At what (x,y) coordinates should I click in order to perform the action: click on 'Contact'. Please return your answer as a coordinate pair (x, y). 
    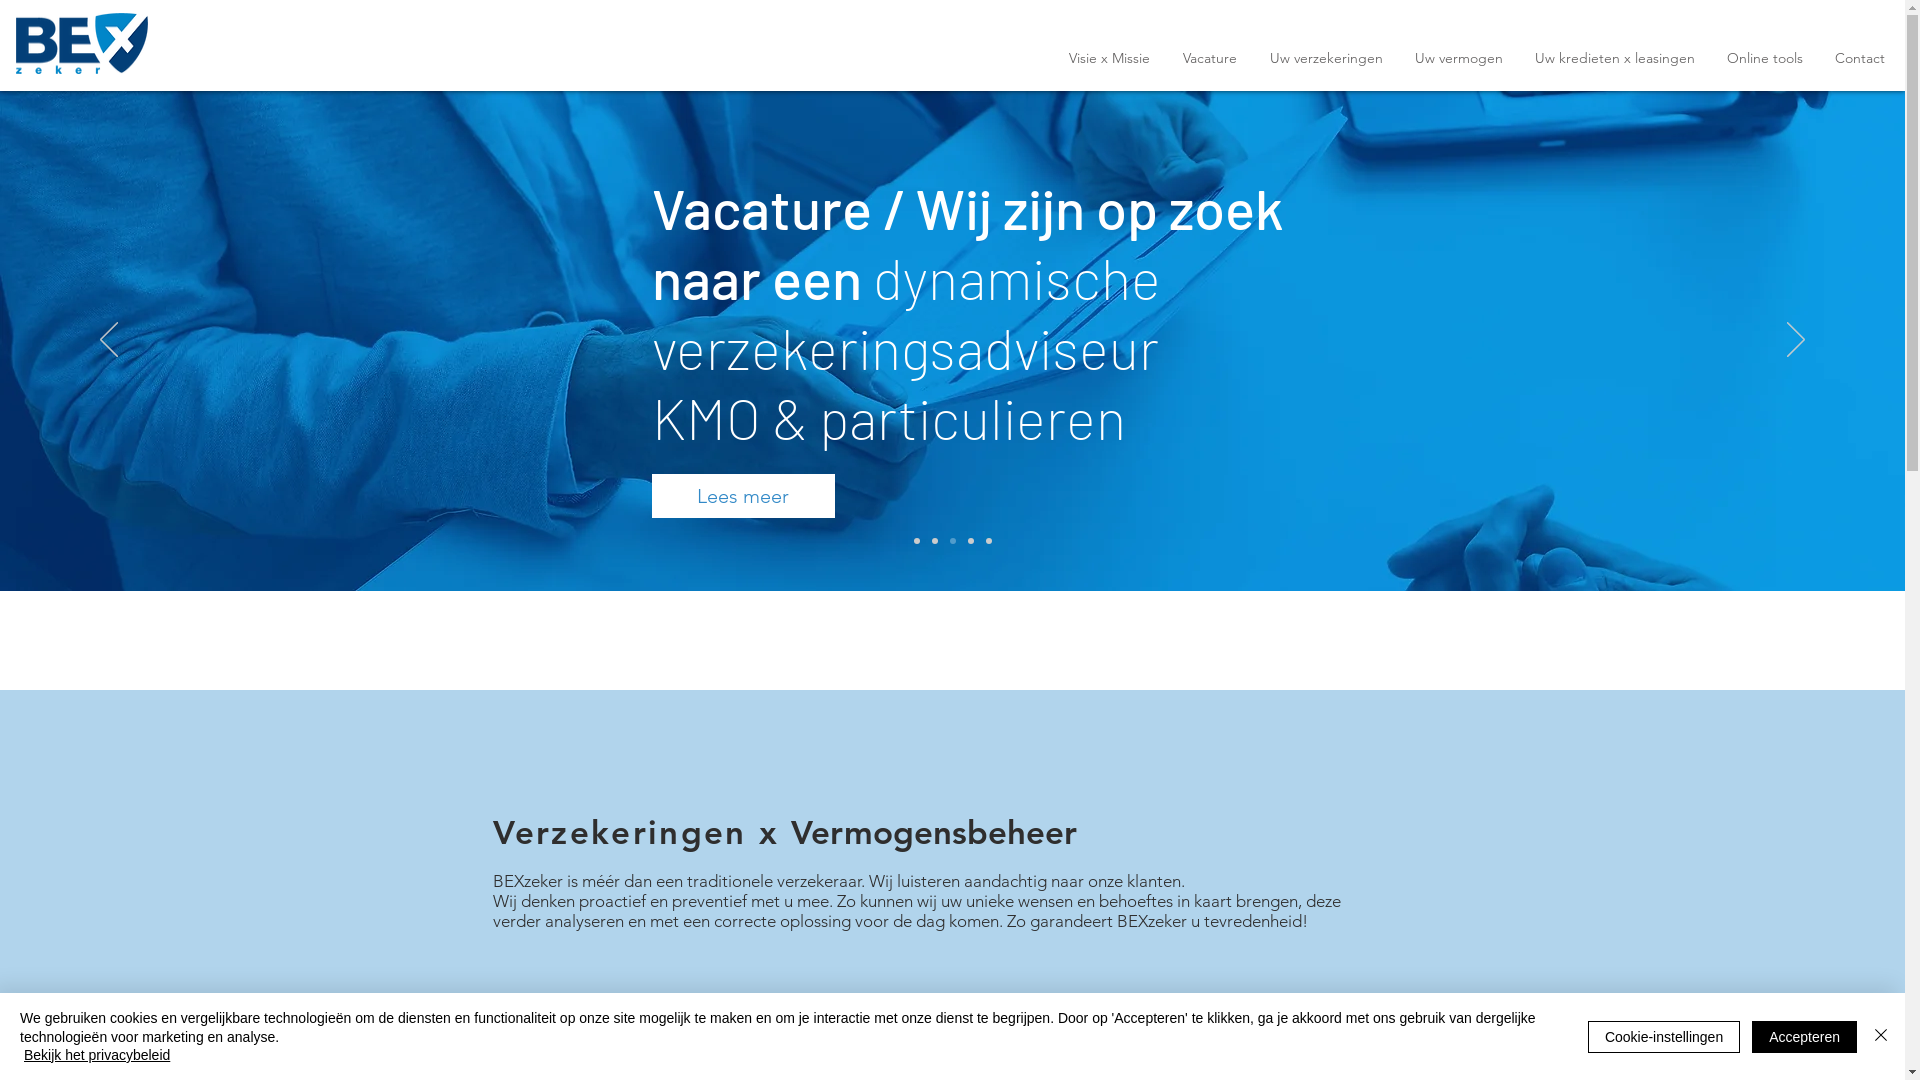
    Looking at the image, I should click on (1859, 57).